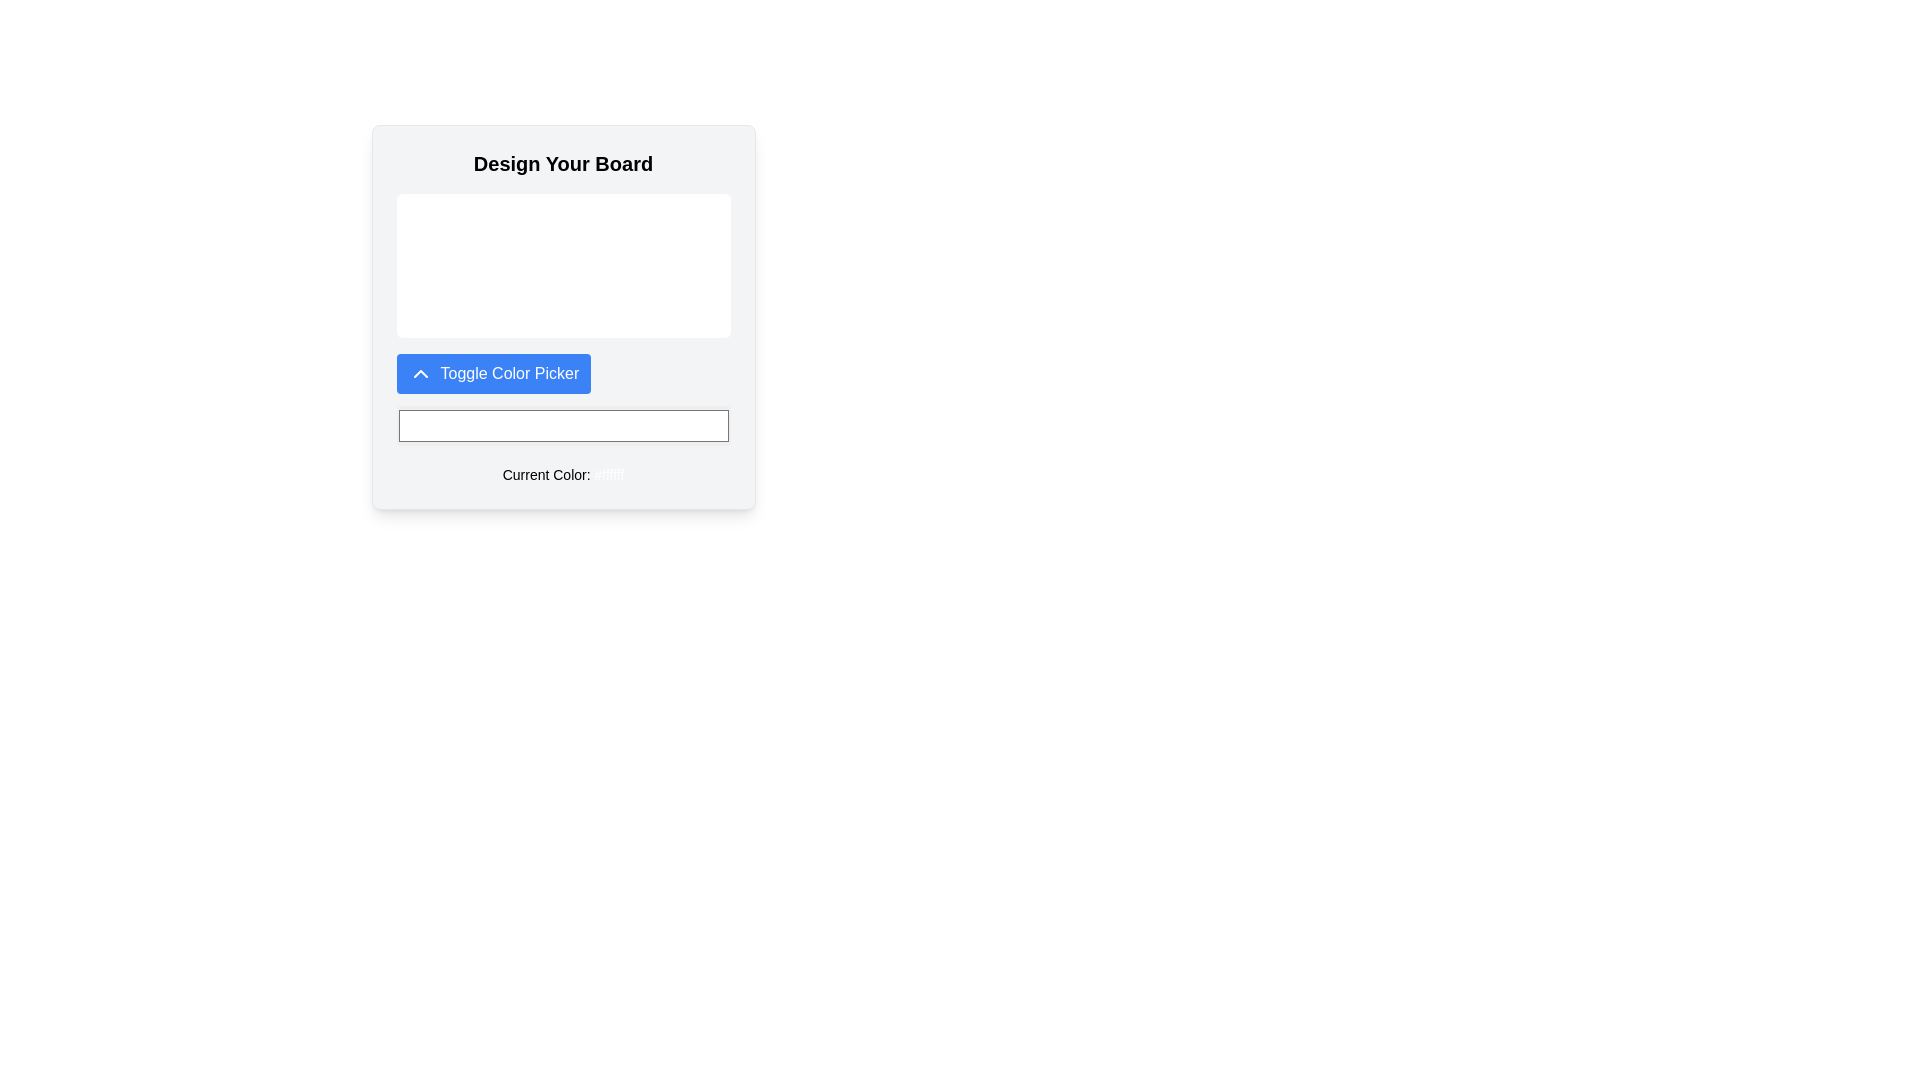 Image resolution: width=1920 pixels, height=1080 pixels. Describe the element at coordinates (562, 474) in the screenshot. I see `the text label displaying 'Current Color: #ffffff' which is styled in grayish-white and positioned beneath an input field` at that location.